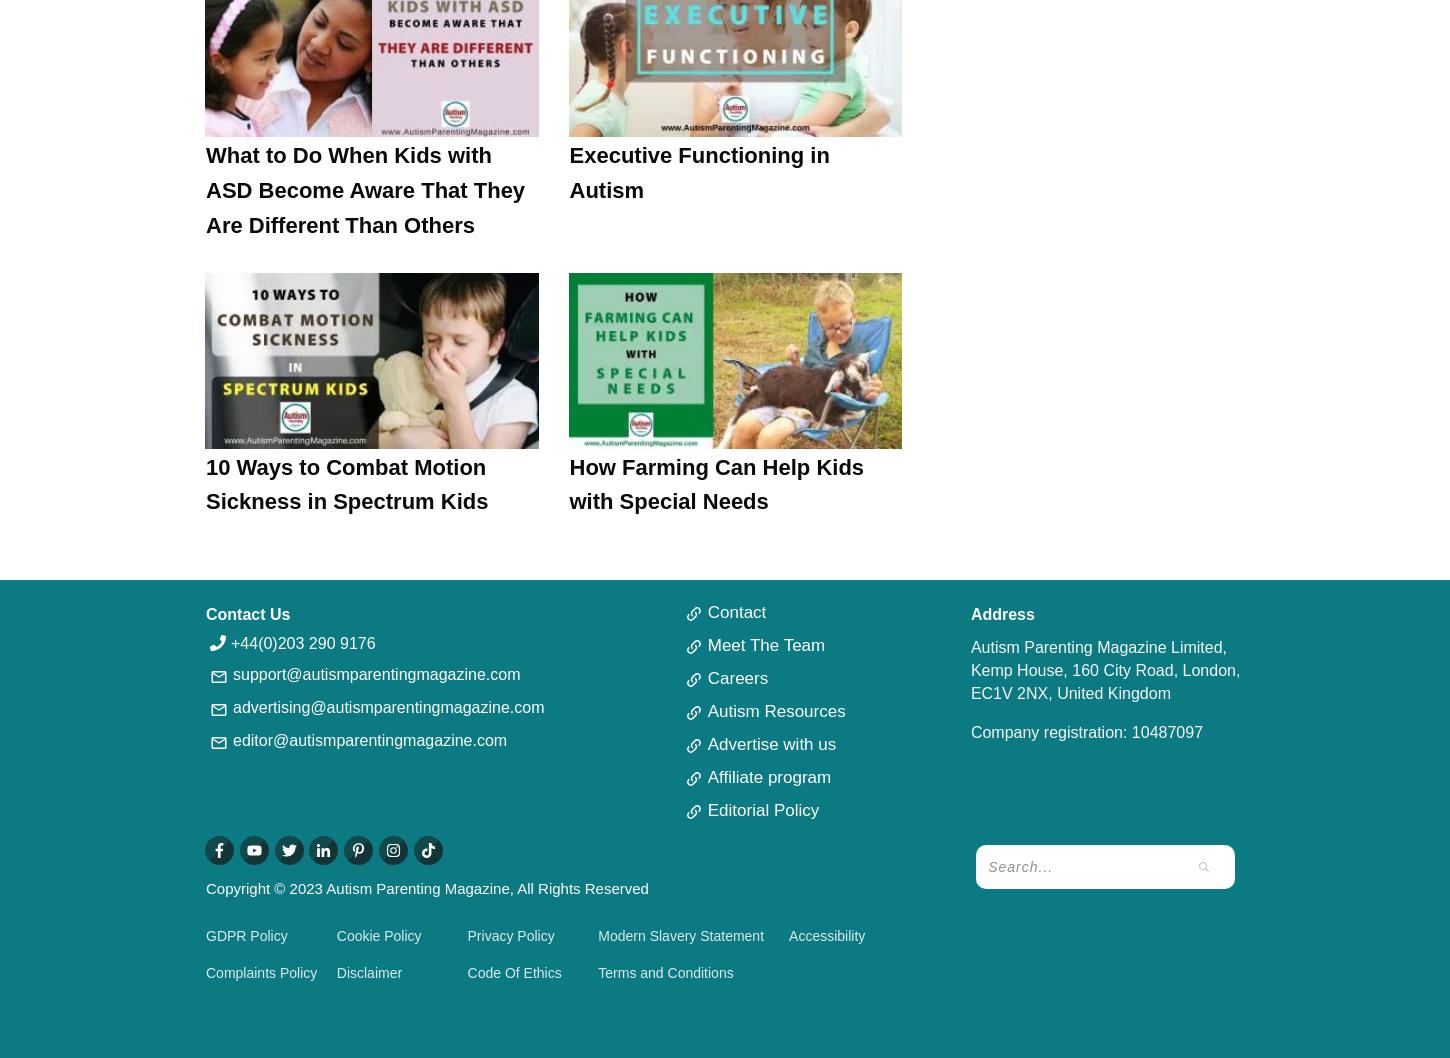 This screenshot has width=1450, height=1058. What do you see at coordinates (698, 171) in the screenshot?
I see `'Executive Functioning in Autism'` at bounding box center [698, 171].